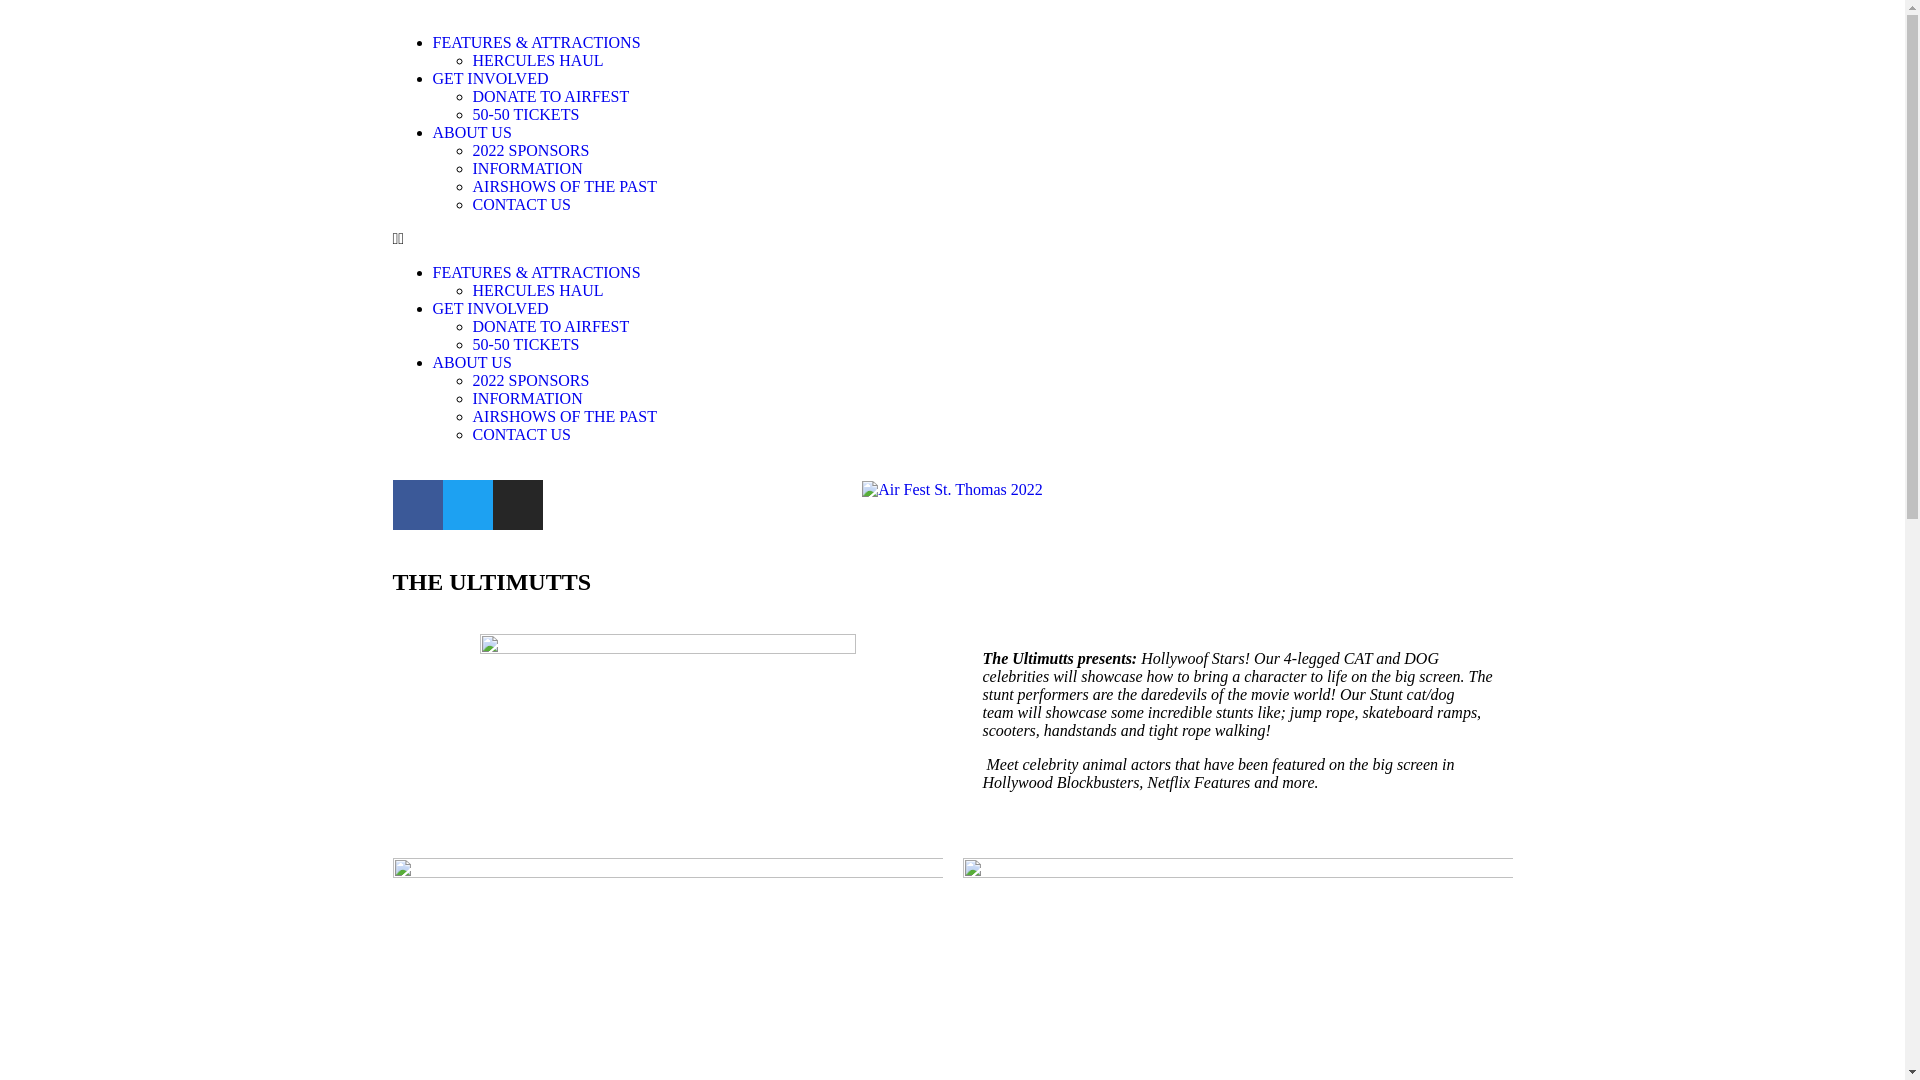 The width and height of the screenshot is (1920, 1080). Describe the element at coordinates (563, 186) in the screenshot. I see `'AIRSHOWS OF THE PAST'` at that location.